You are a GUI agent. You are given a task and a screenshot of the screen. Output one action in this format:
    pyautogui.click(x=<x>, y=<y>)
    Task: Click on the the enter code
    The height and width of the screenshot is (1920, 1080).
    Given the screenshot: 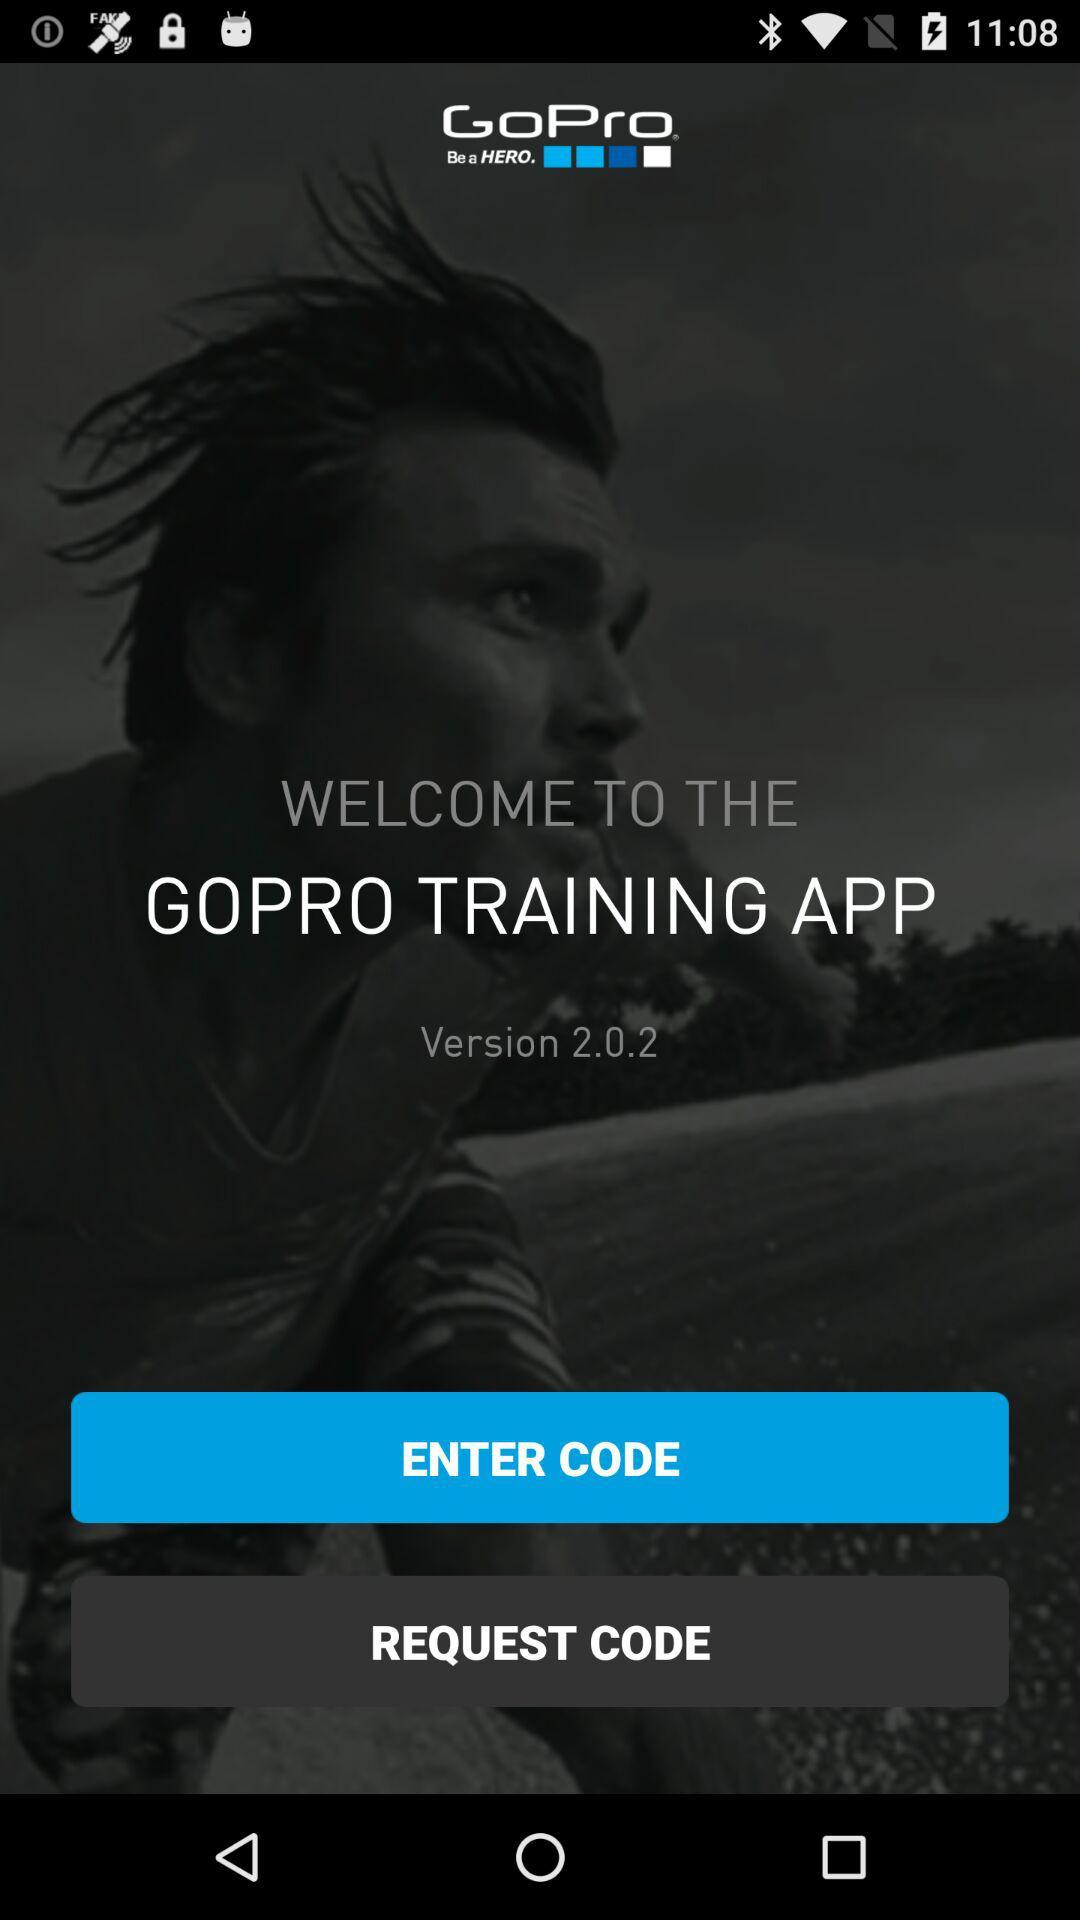 What is the action you would take?
    pyautogui.click(x=540, y=1457)
    